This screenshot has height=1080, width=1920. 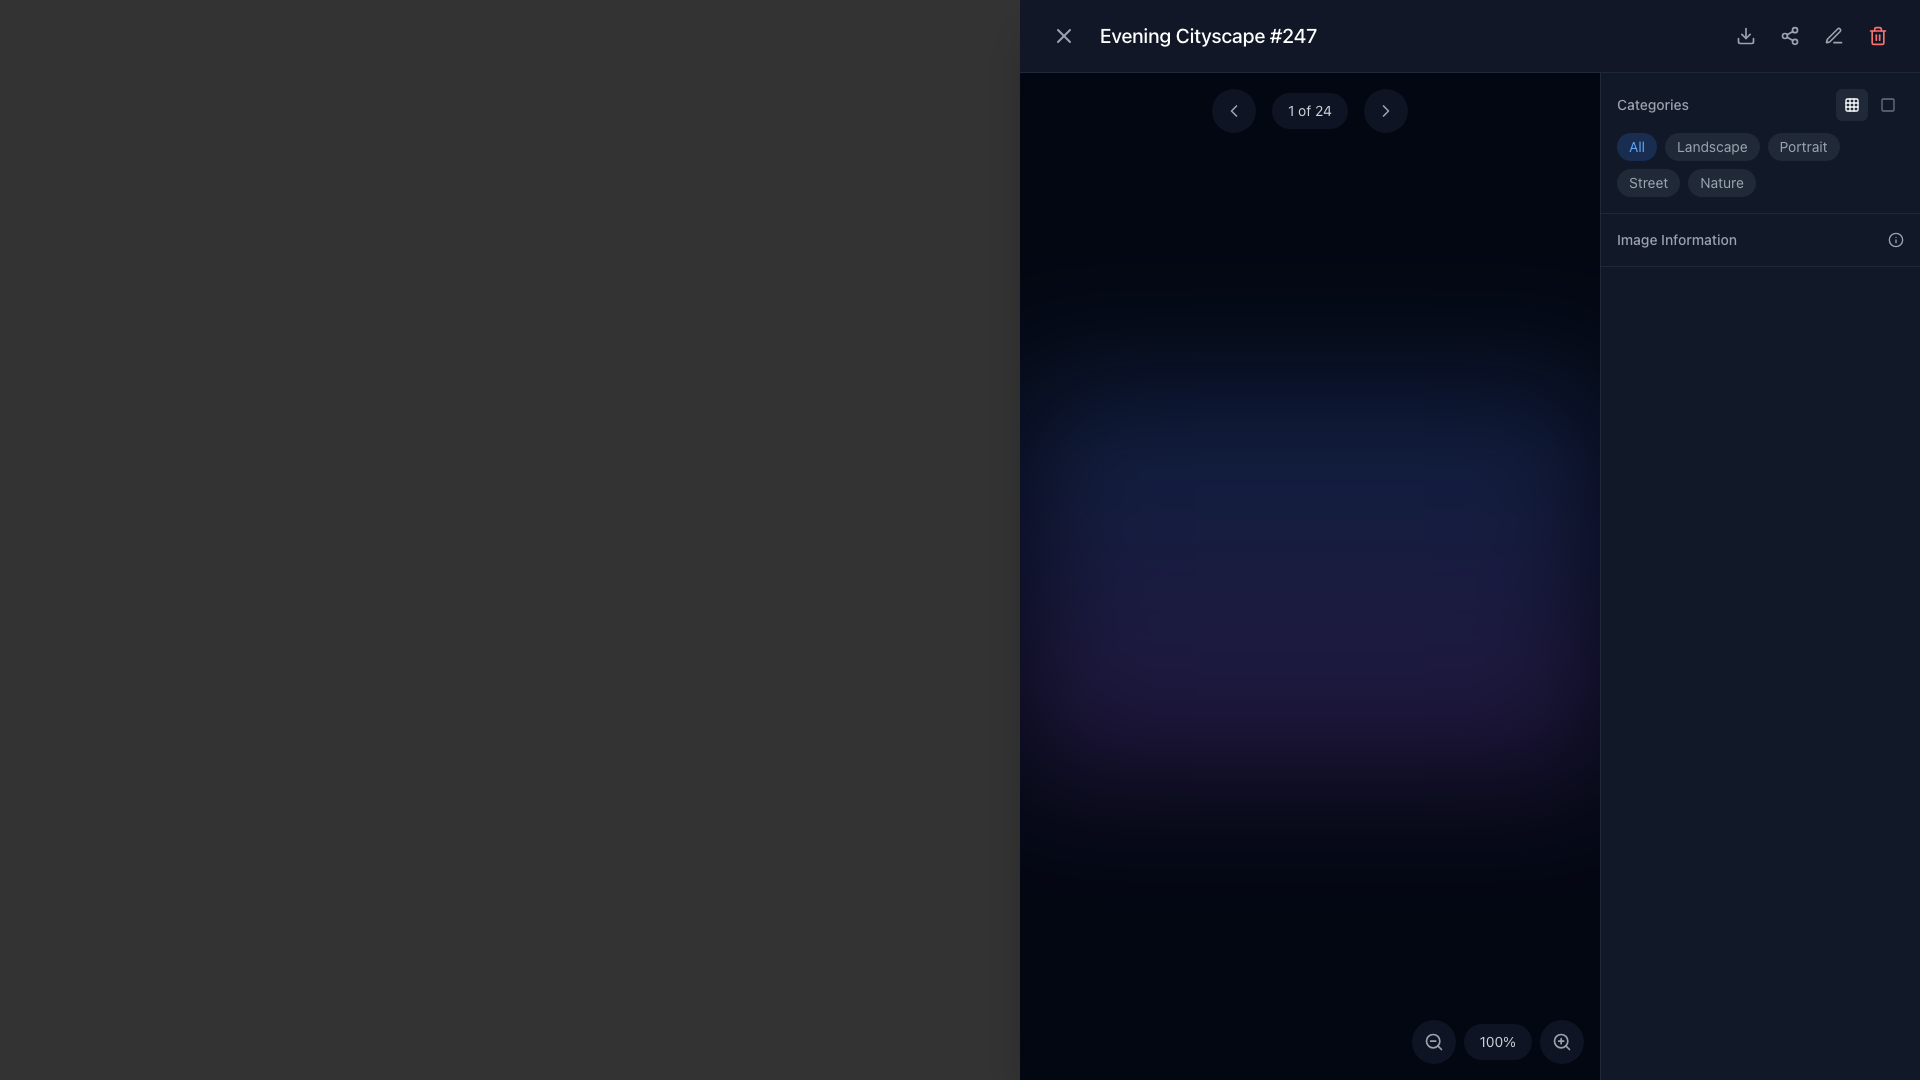 I want to click on the rounded gray button with a downward arrow icon in the upper-right section of the interface to change its background color, so click(x=1745, y=35).